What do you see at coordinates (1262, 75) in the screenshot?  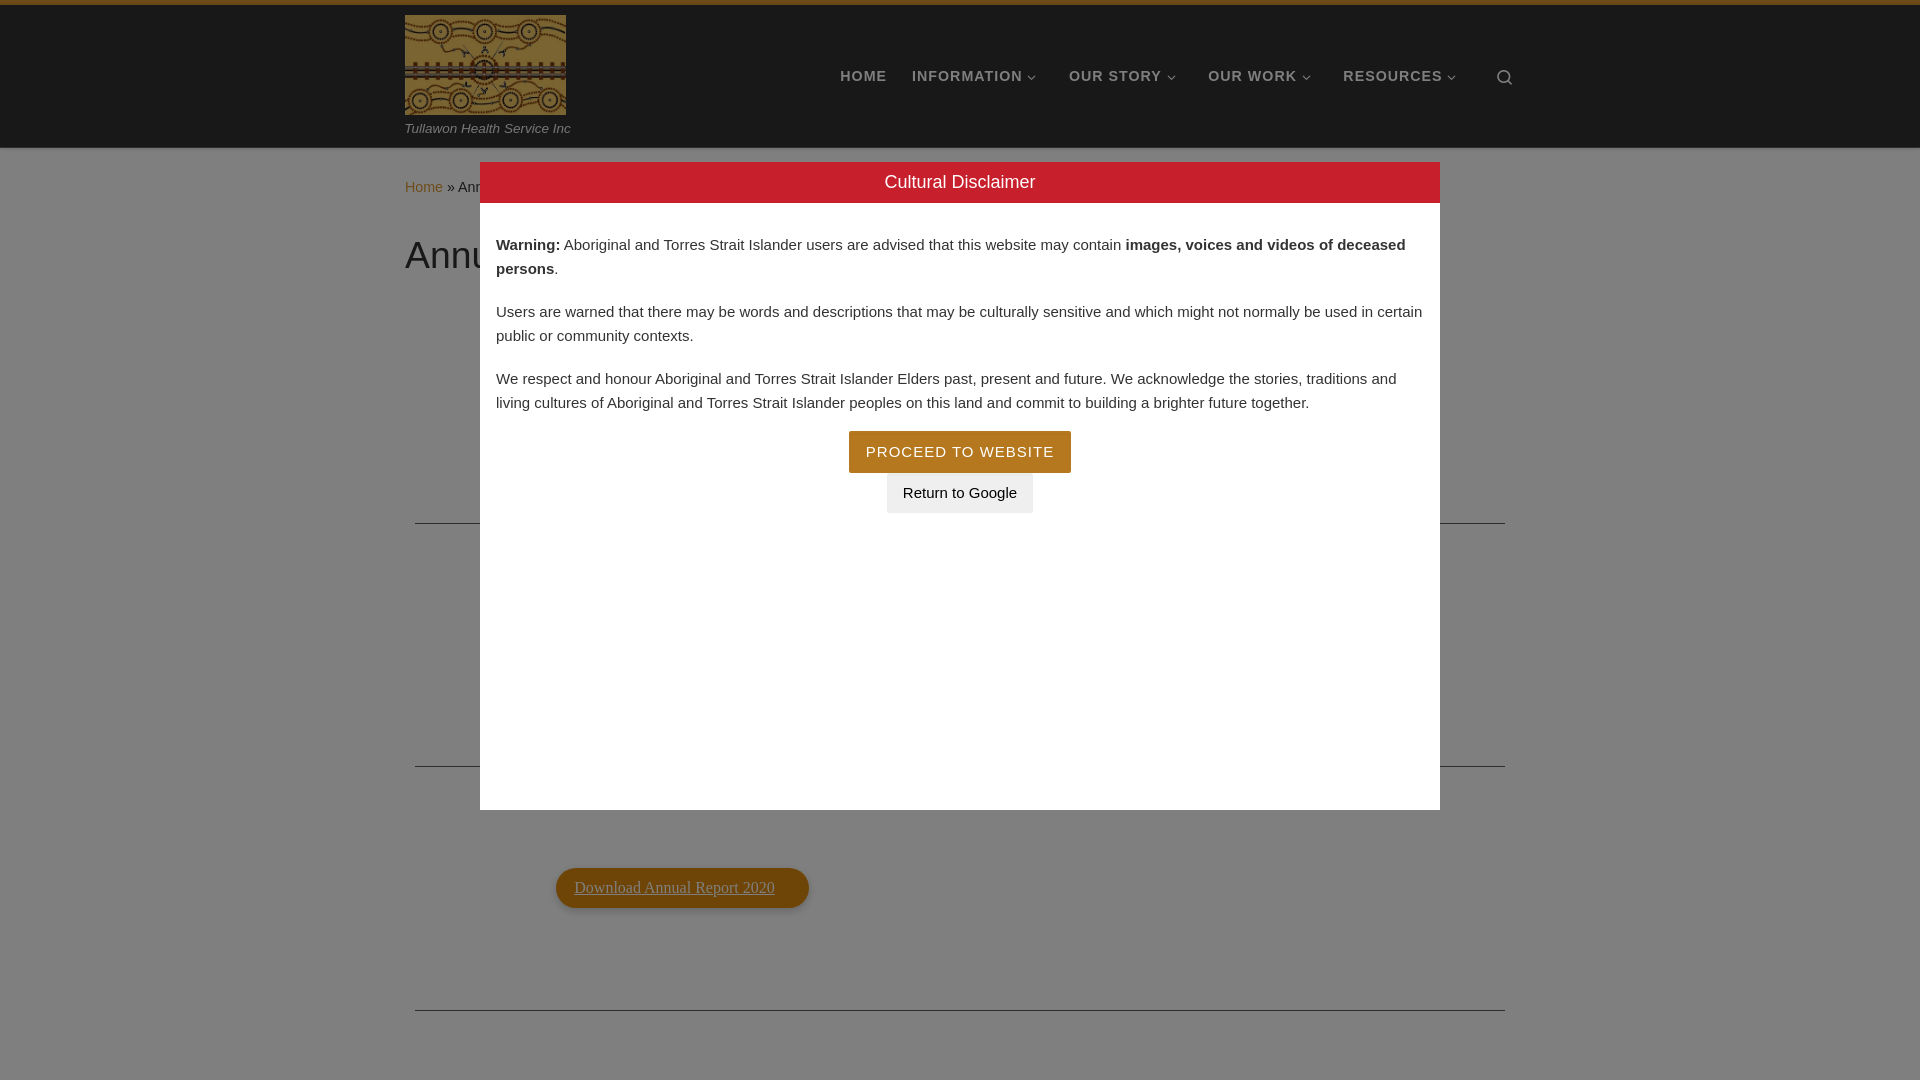 I see `'OUR WORK'` at bounding box center [1262, 75].